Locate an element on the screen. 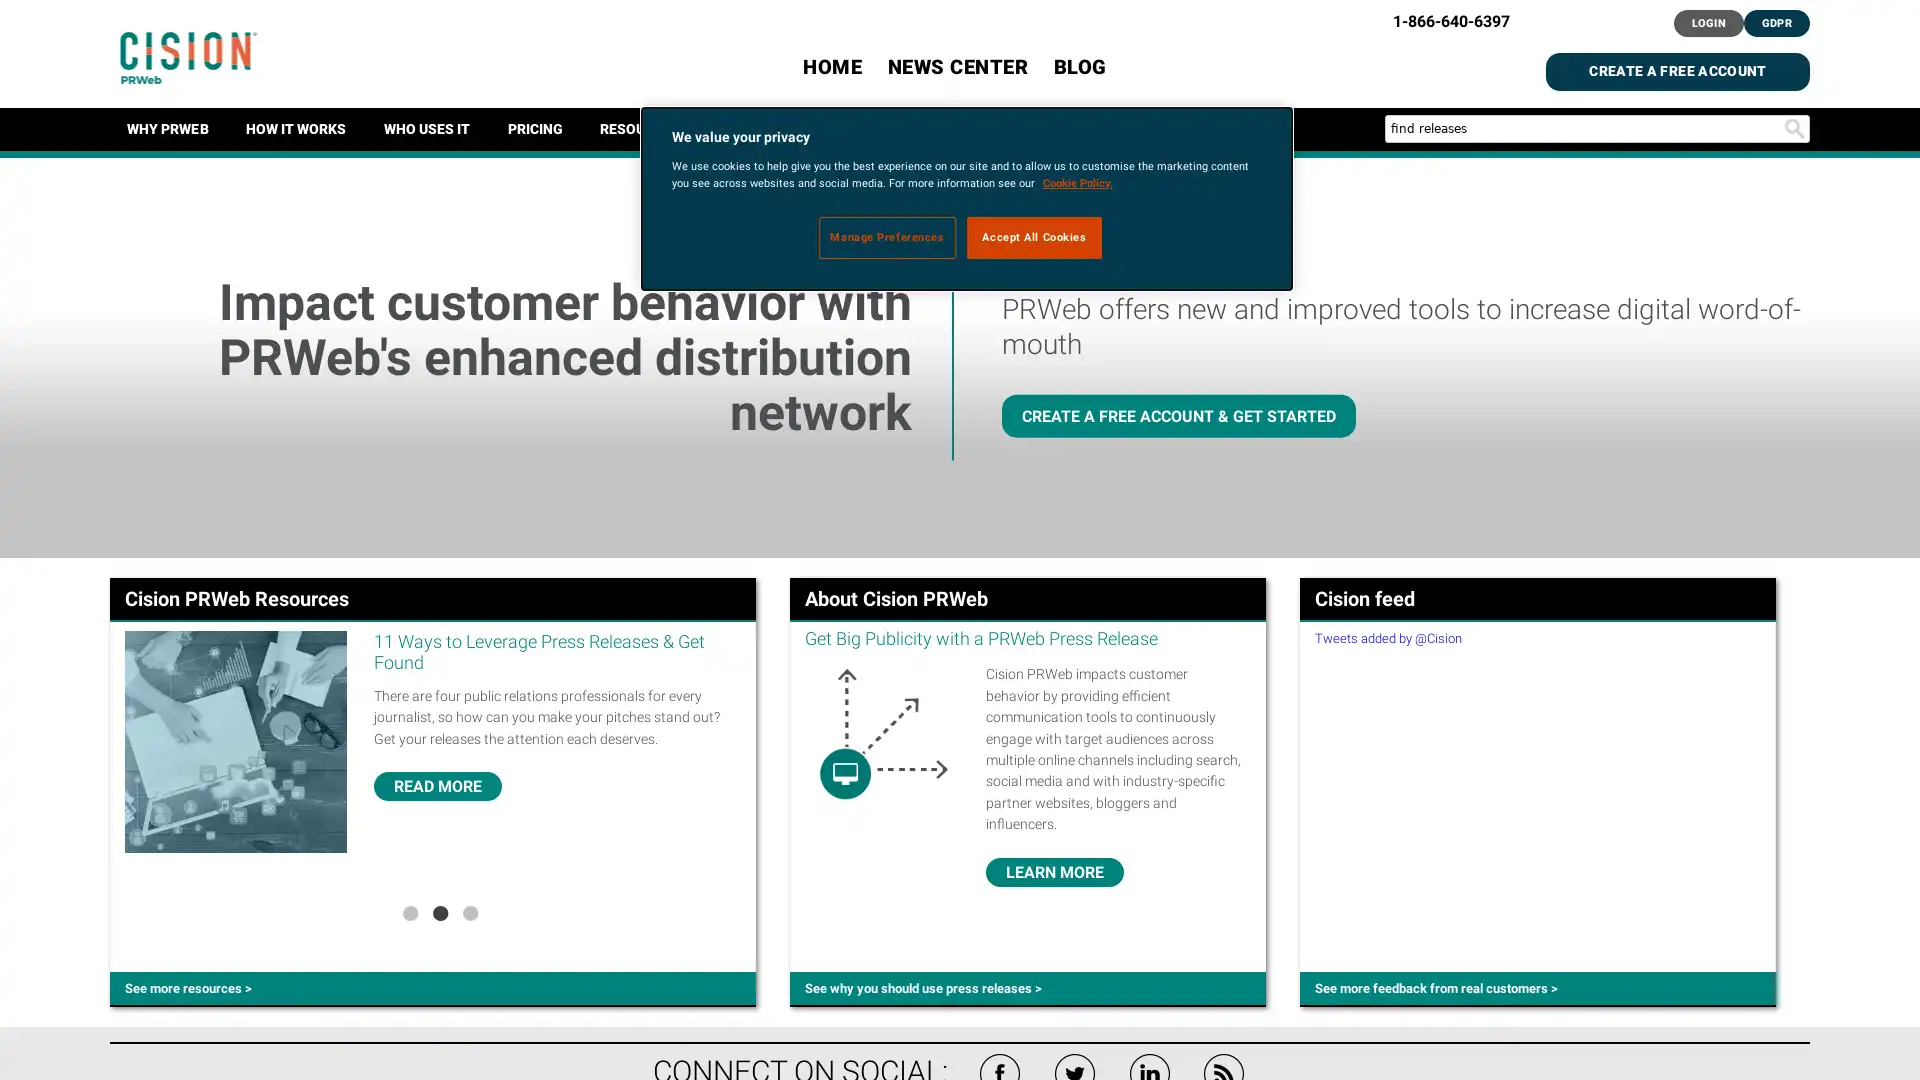 The height and width of the screenshot is (1080, 1920). 2 is located at coordinates (439, 911).